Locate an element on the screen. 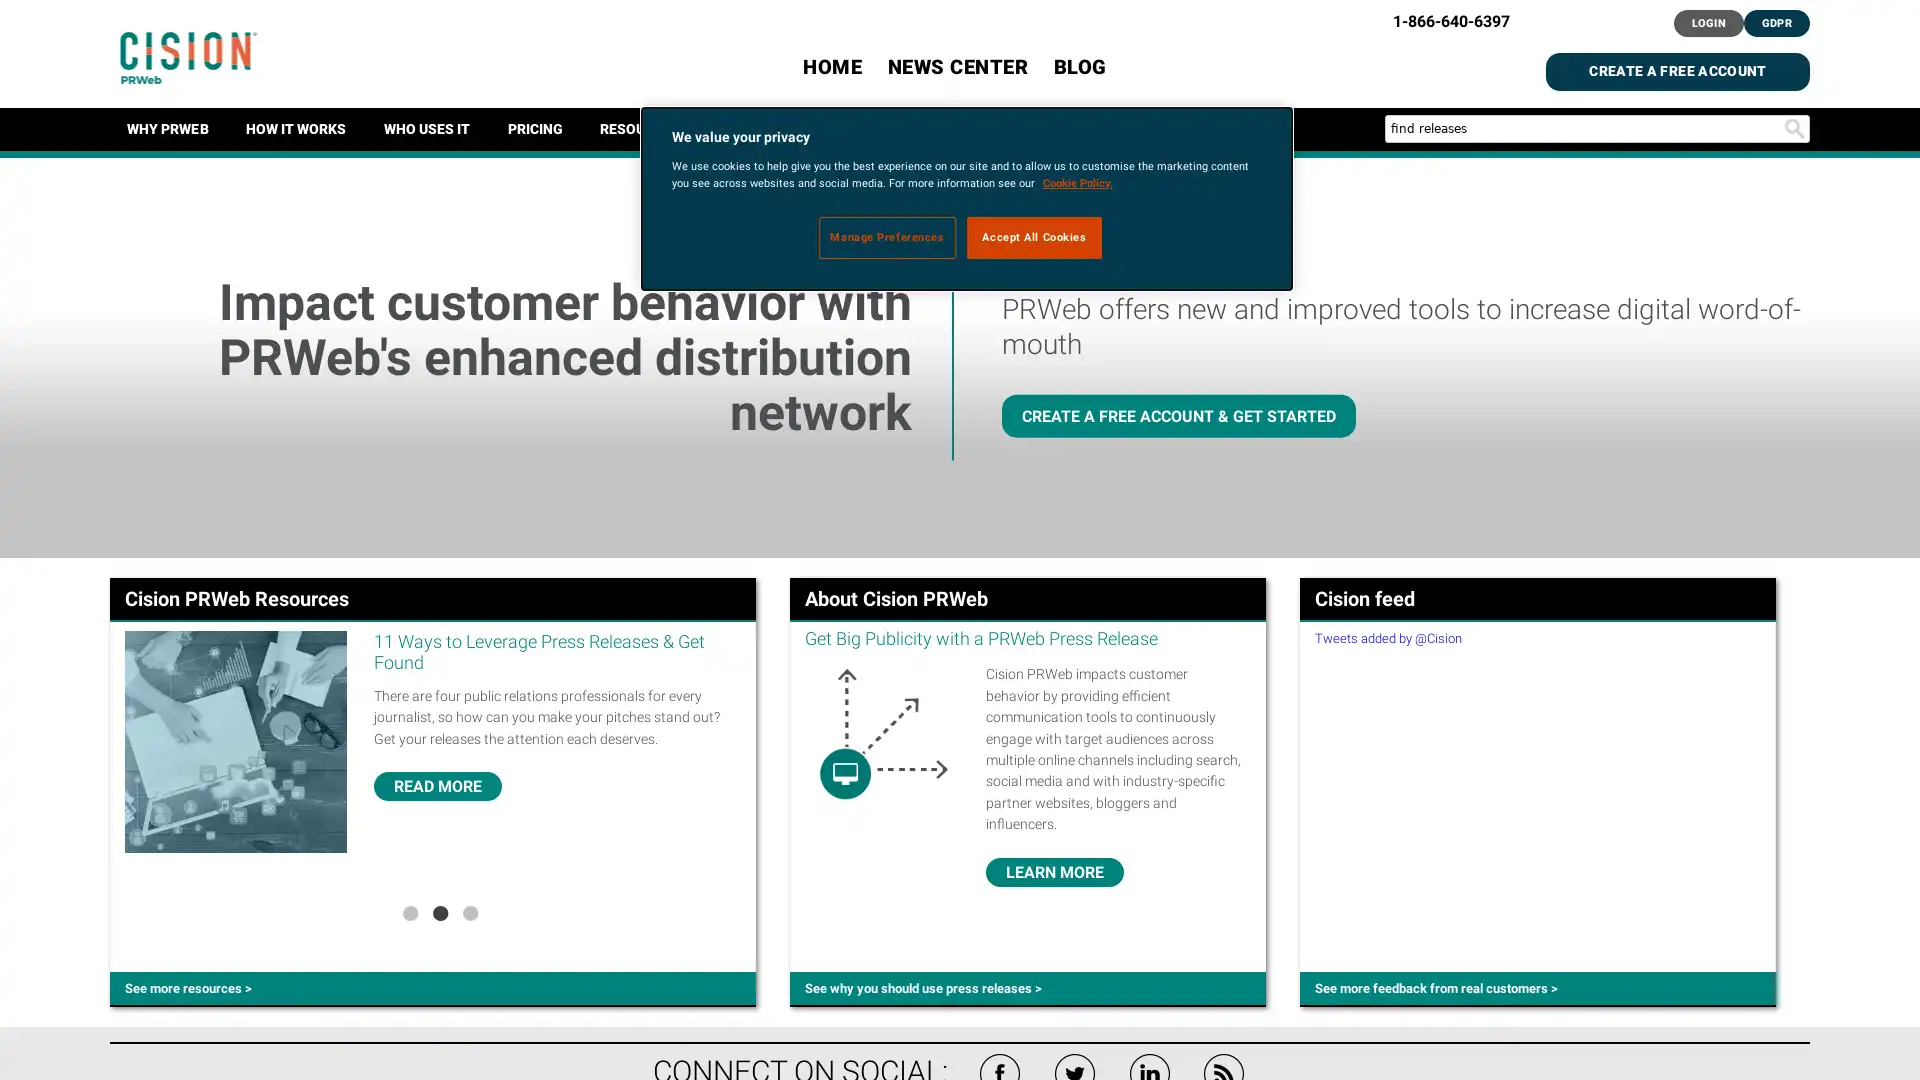 The height and width of the screenshot is (1080, 1920). 2 is located at coordinates (439, 911).